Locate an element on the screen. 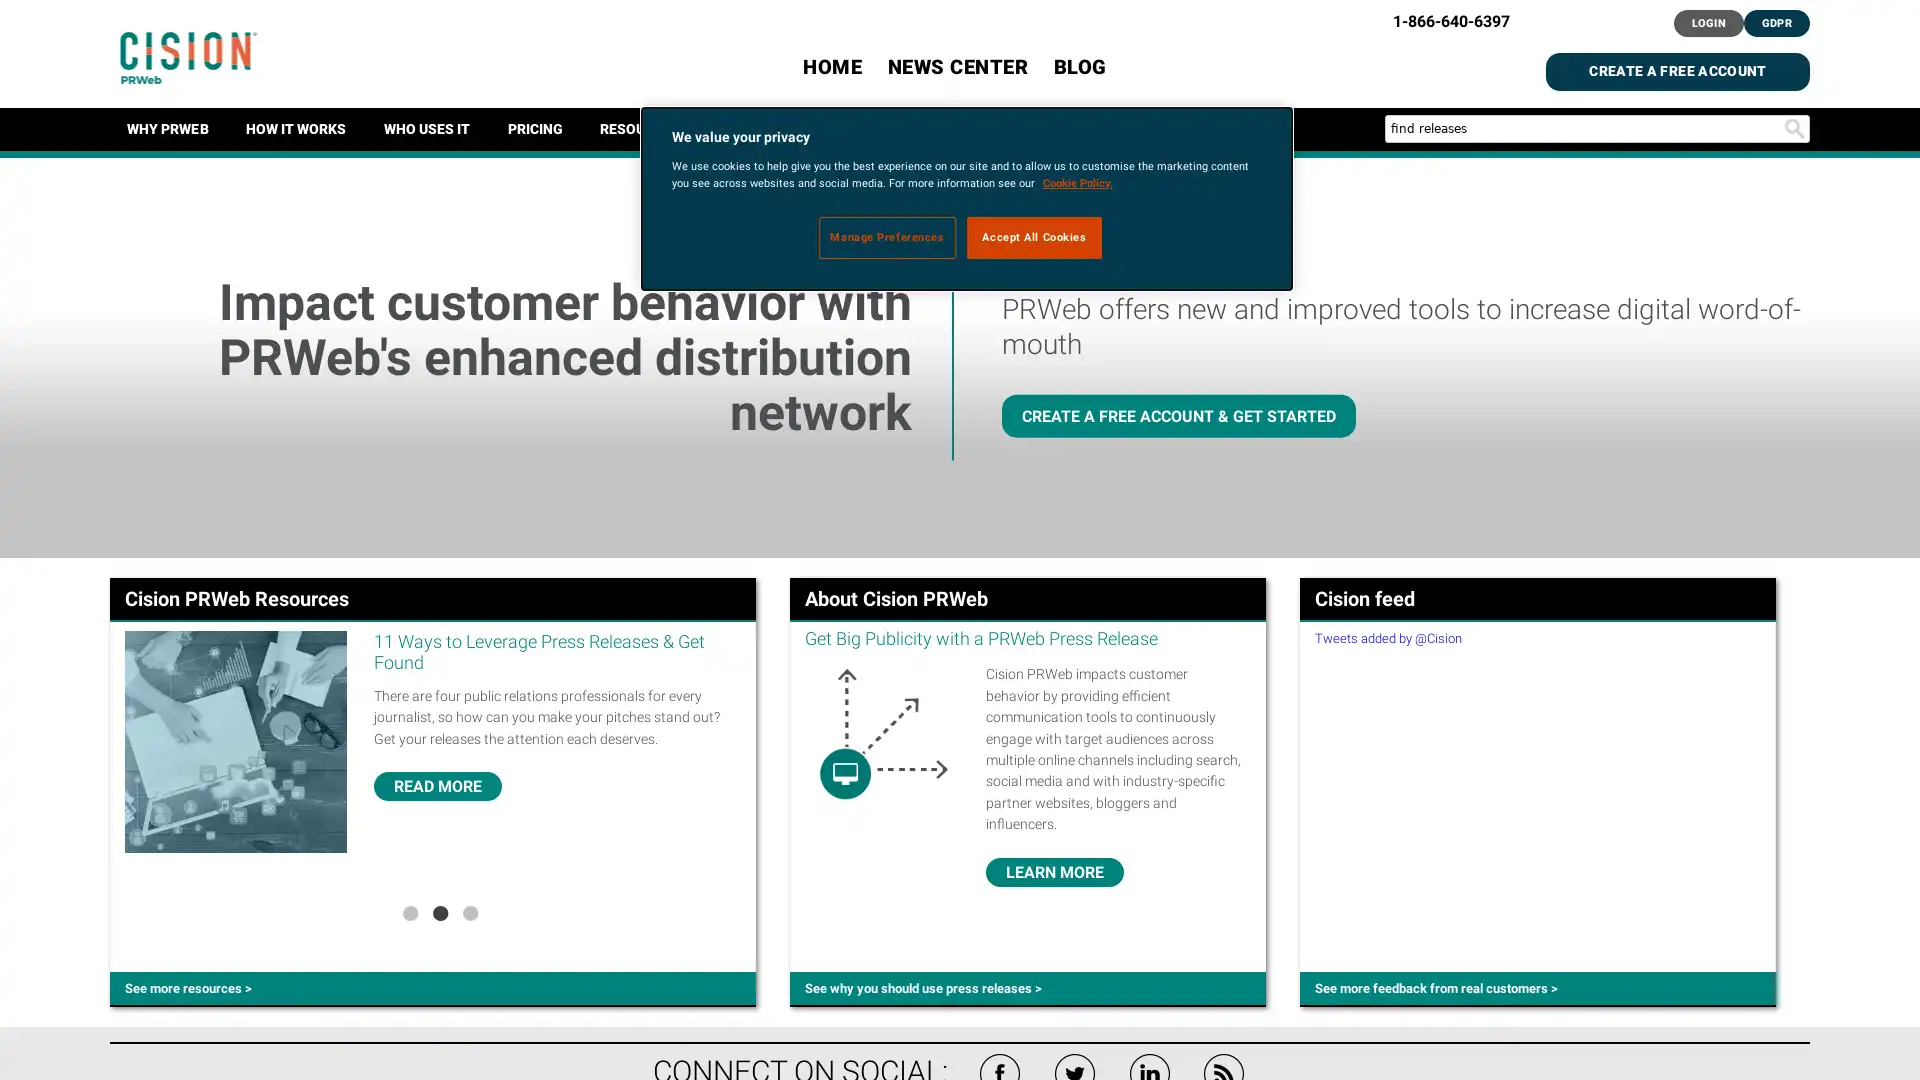 The height and width of the screenshot is (1080, 1920). 2 is located at coordinates (439, 911).